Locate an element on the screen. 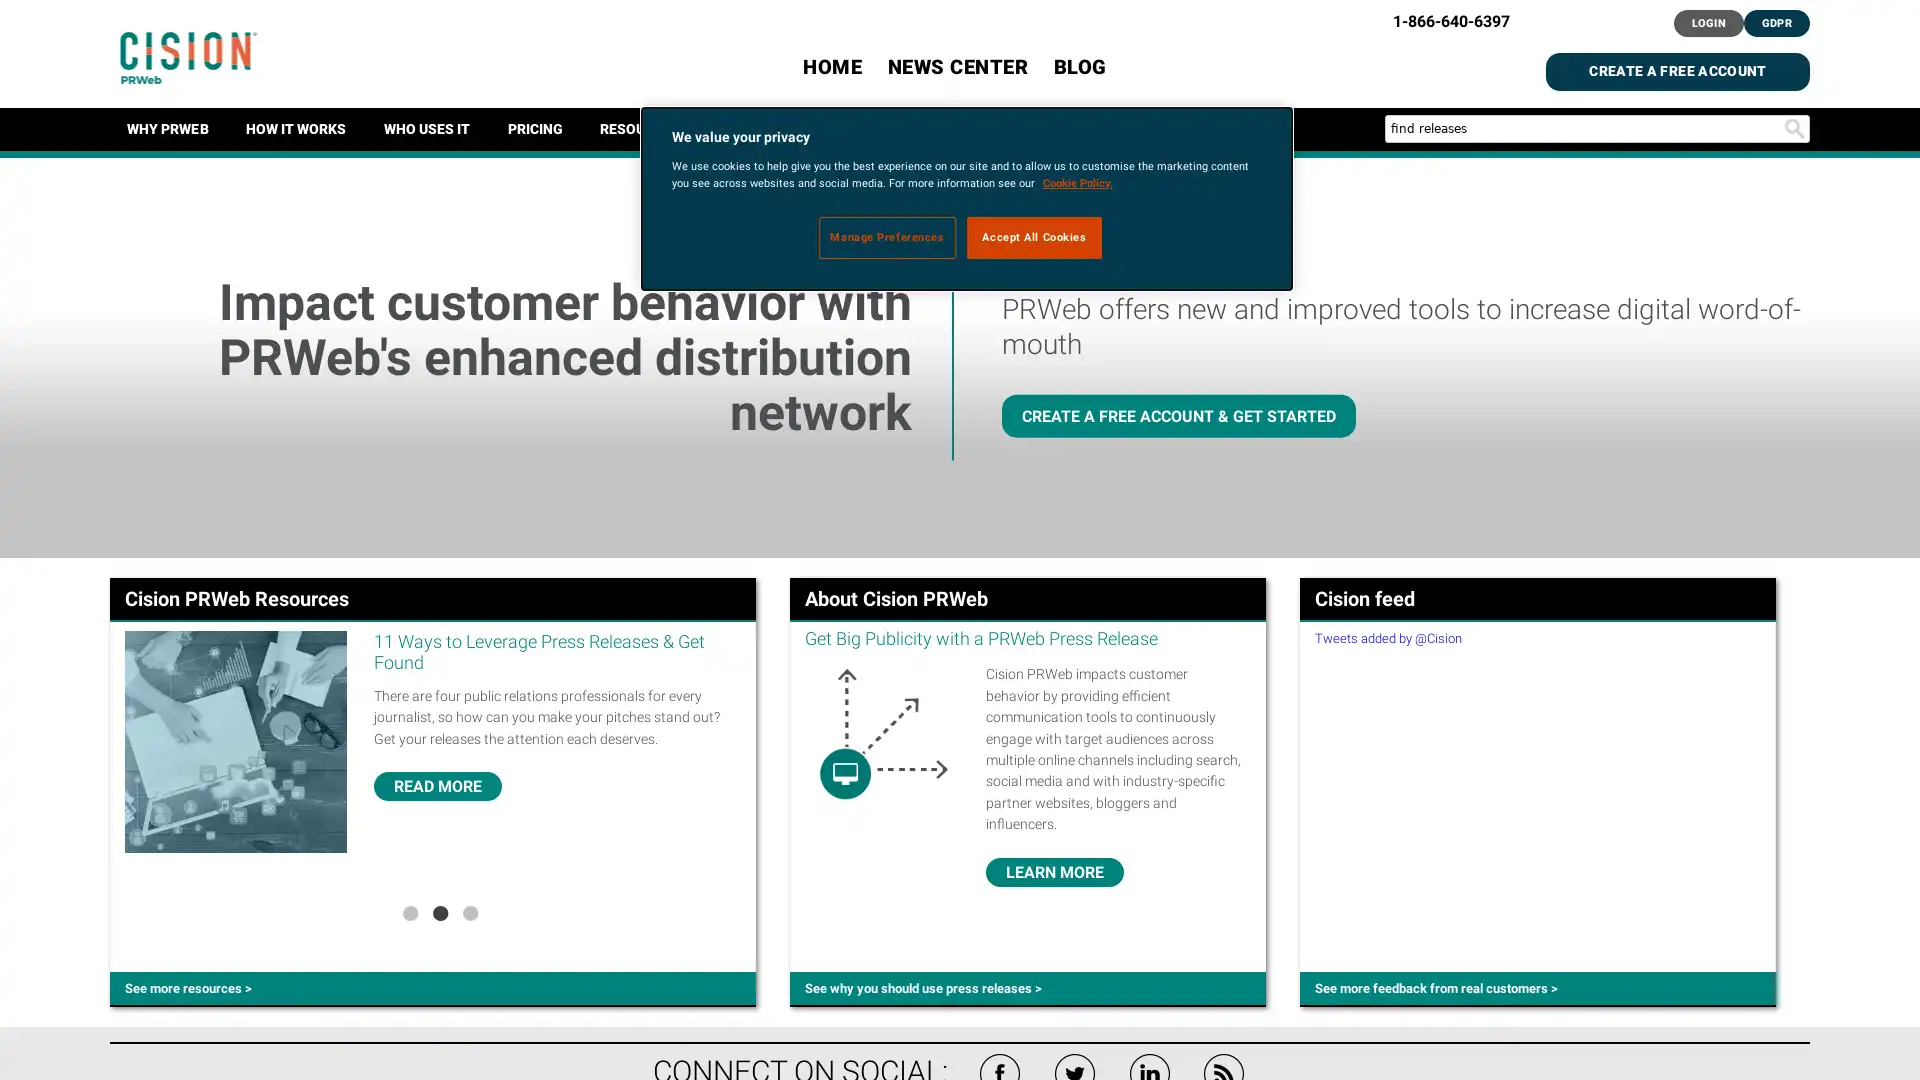 The height and width of the screenshot is (1080, 1920). 2 is located at coordinates (439, 911).